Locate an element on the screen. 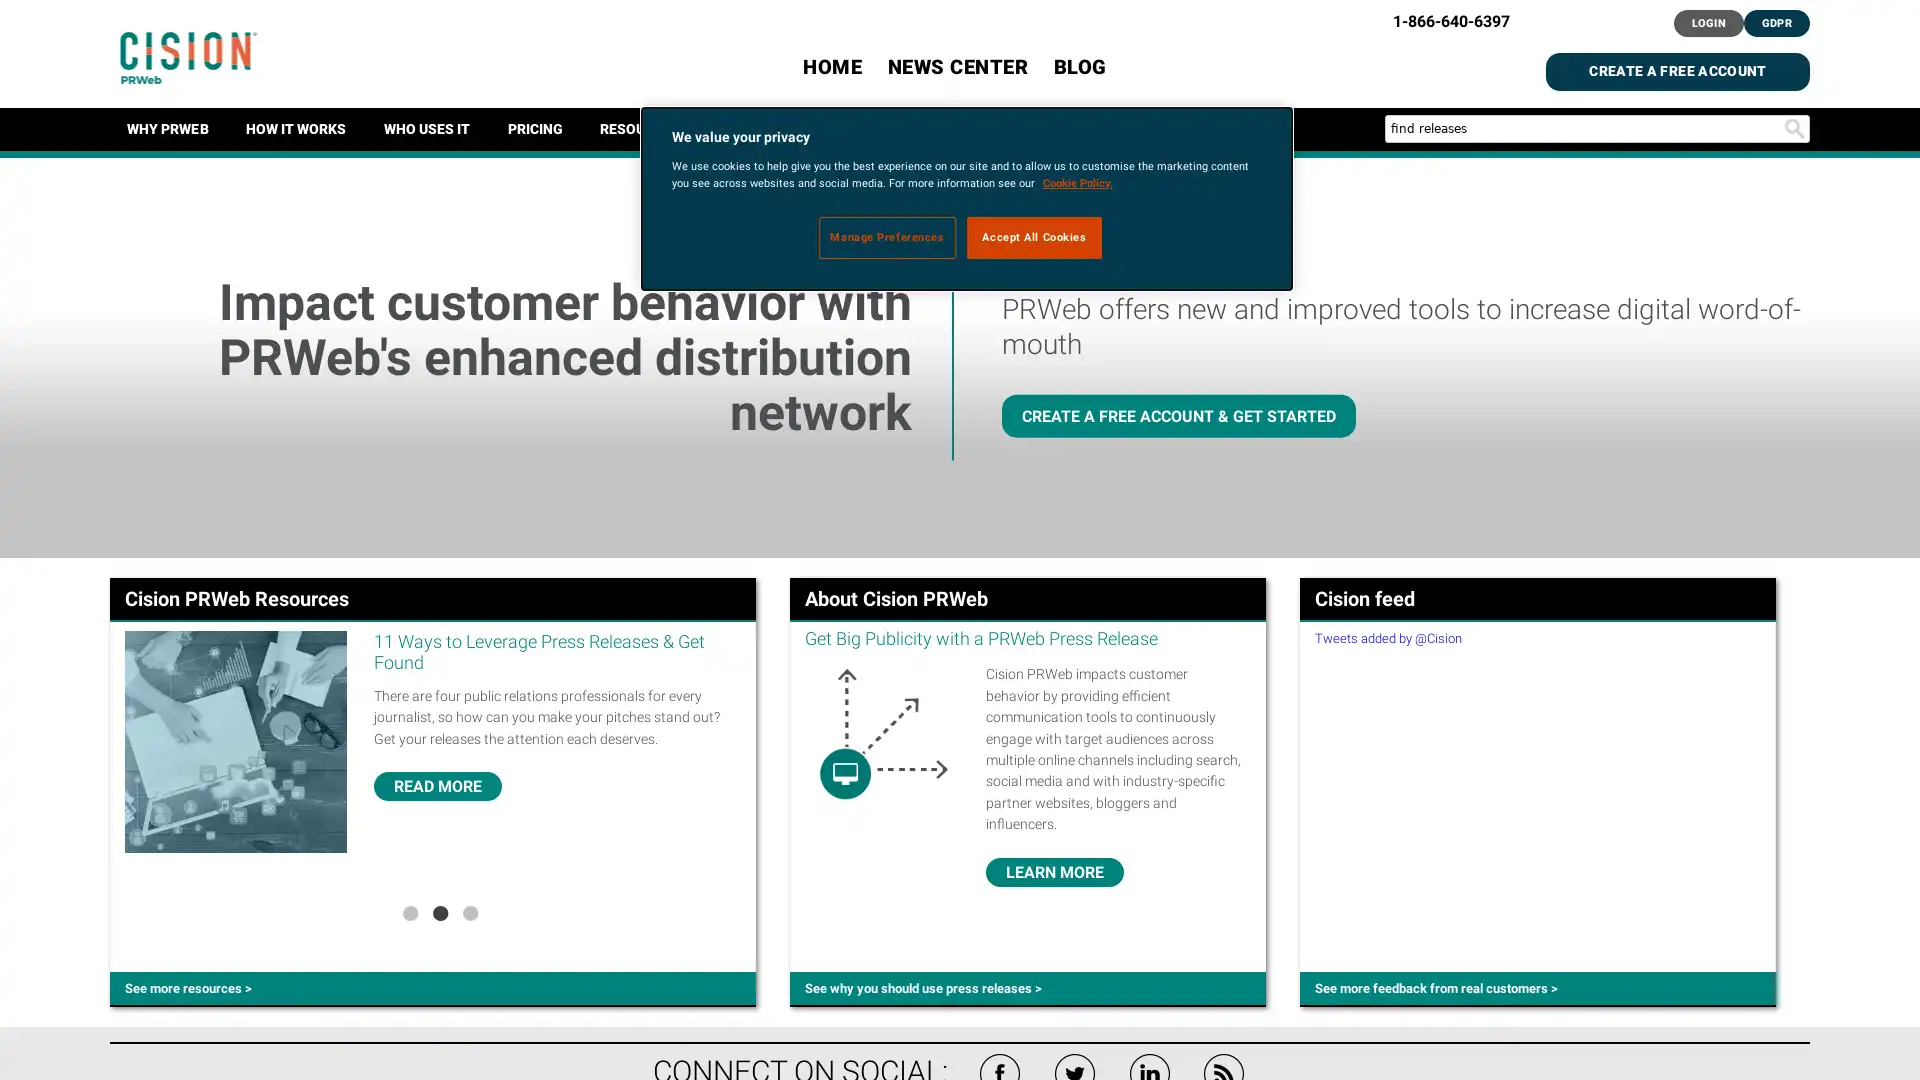 The height and width of the screenshot is (1080, 1920). 2 is located at coordinates (439, 911).